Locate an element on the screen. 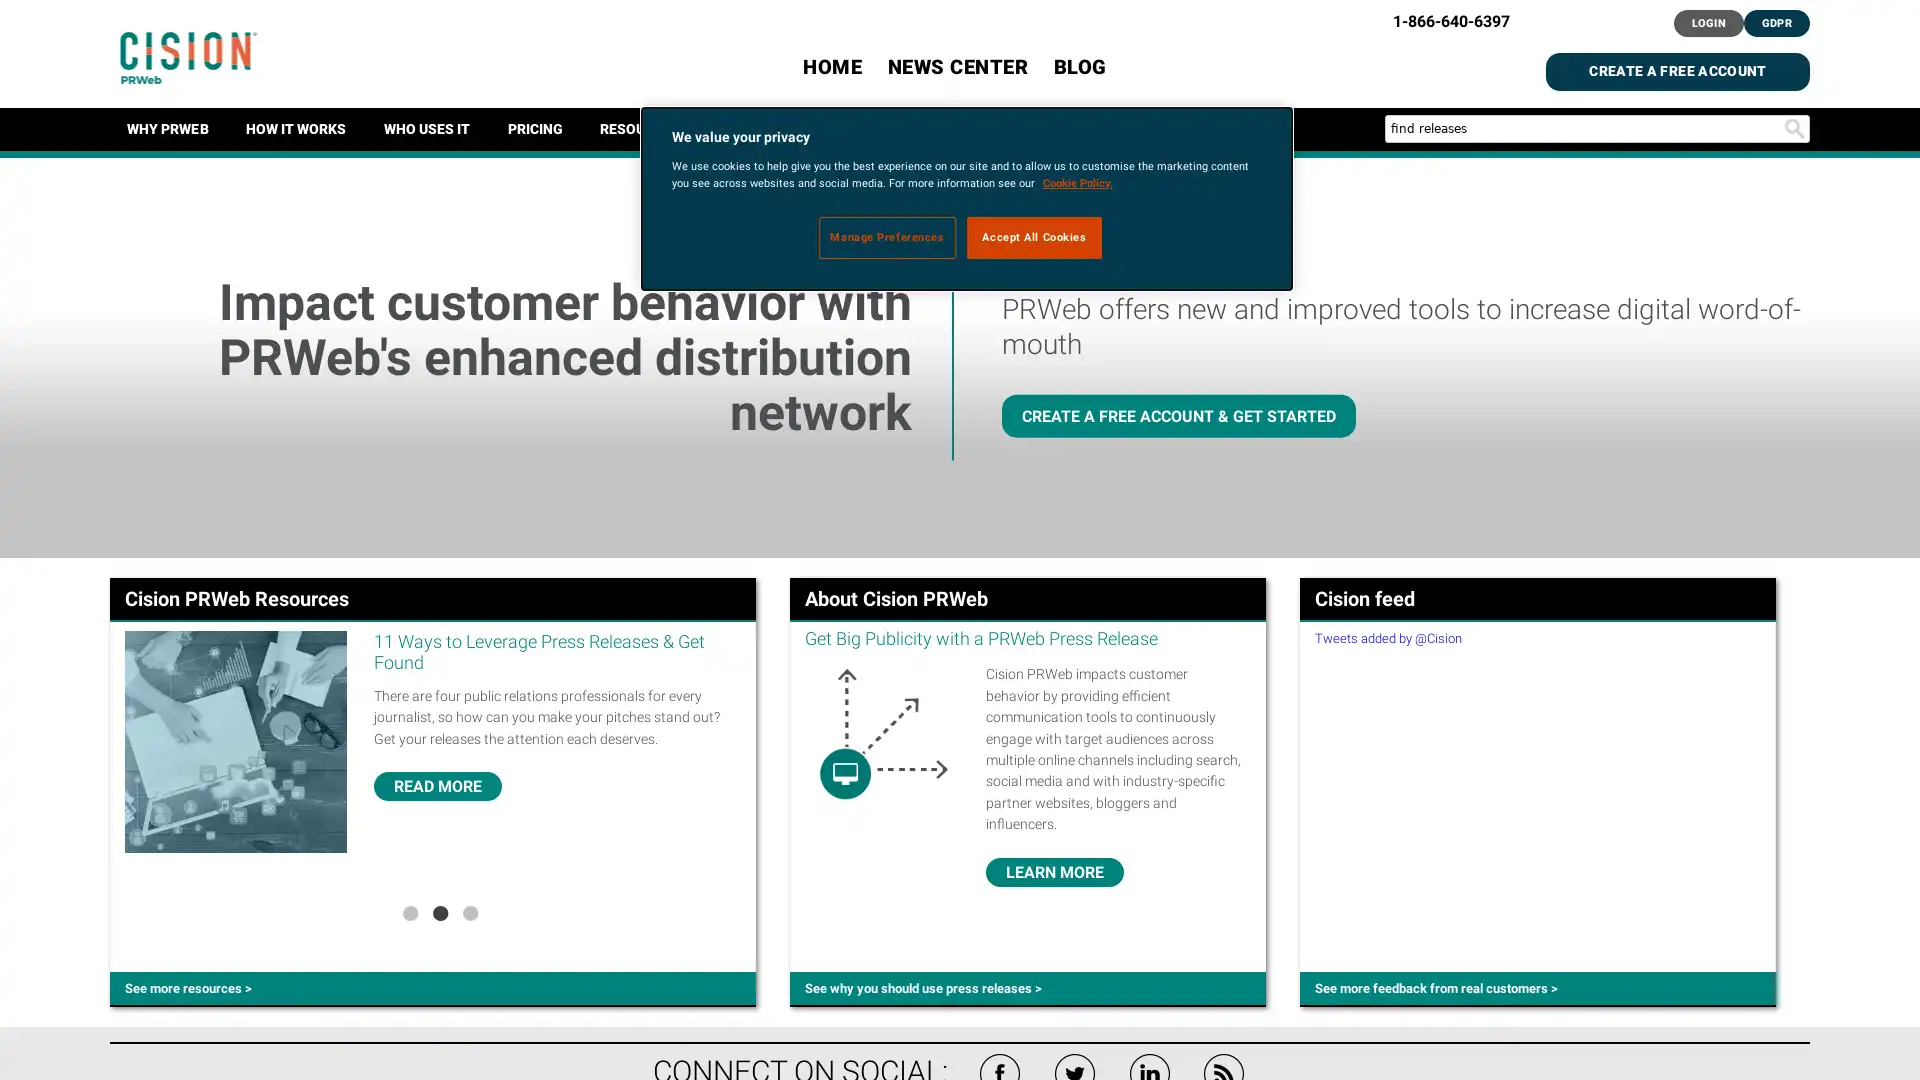 The height and width of the screenshot is (1080, 1920). 2 is located at coordinates (439, 911).